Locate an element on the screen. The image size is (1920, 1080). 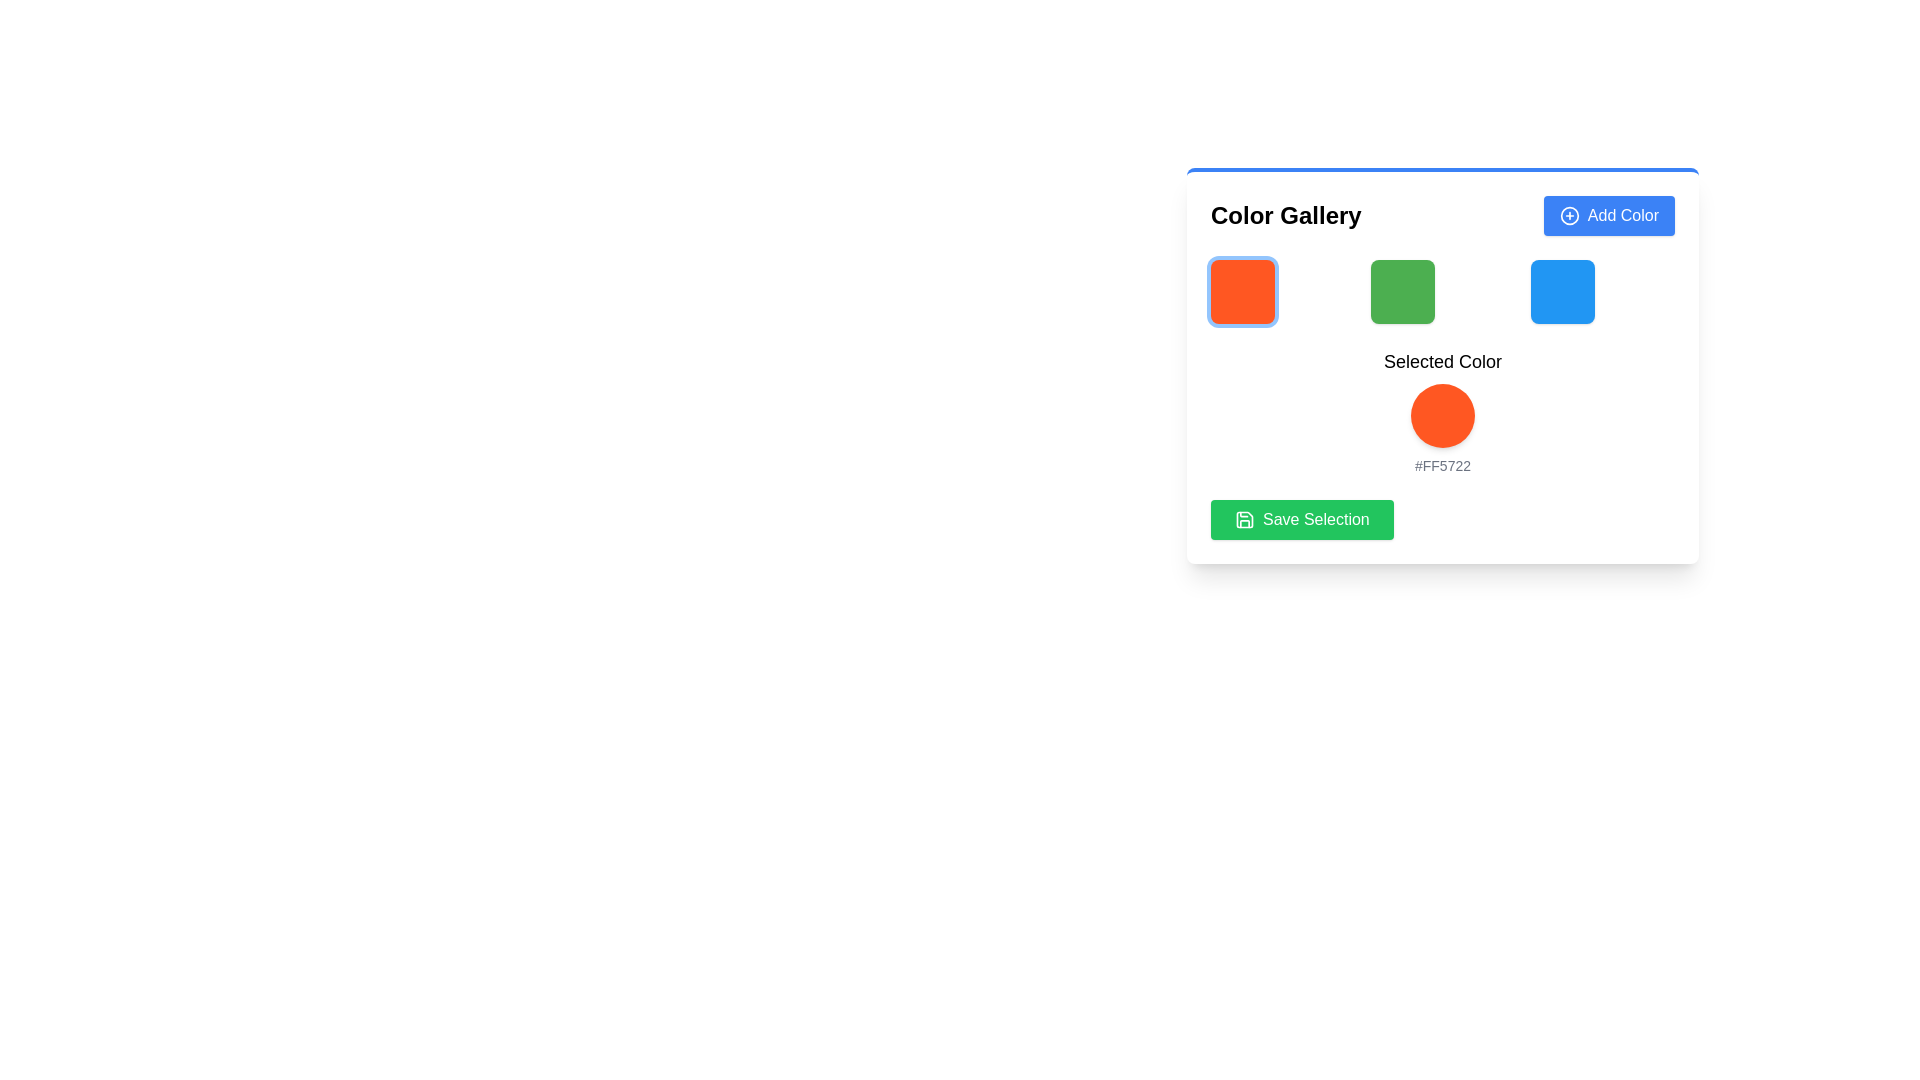
the green color swatch with rounded corners in the Color Gallery is located at coordinates (1401, 292).